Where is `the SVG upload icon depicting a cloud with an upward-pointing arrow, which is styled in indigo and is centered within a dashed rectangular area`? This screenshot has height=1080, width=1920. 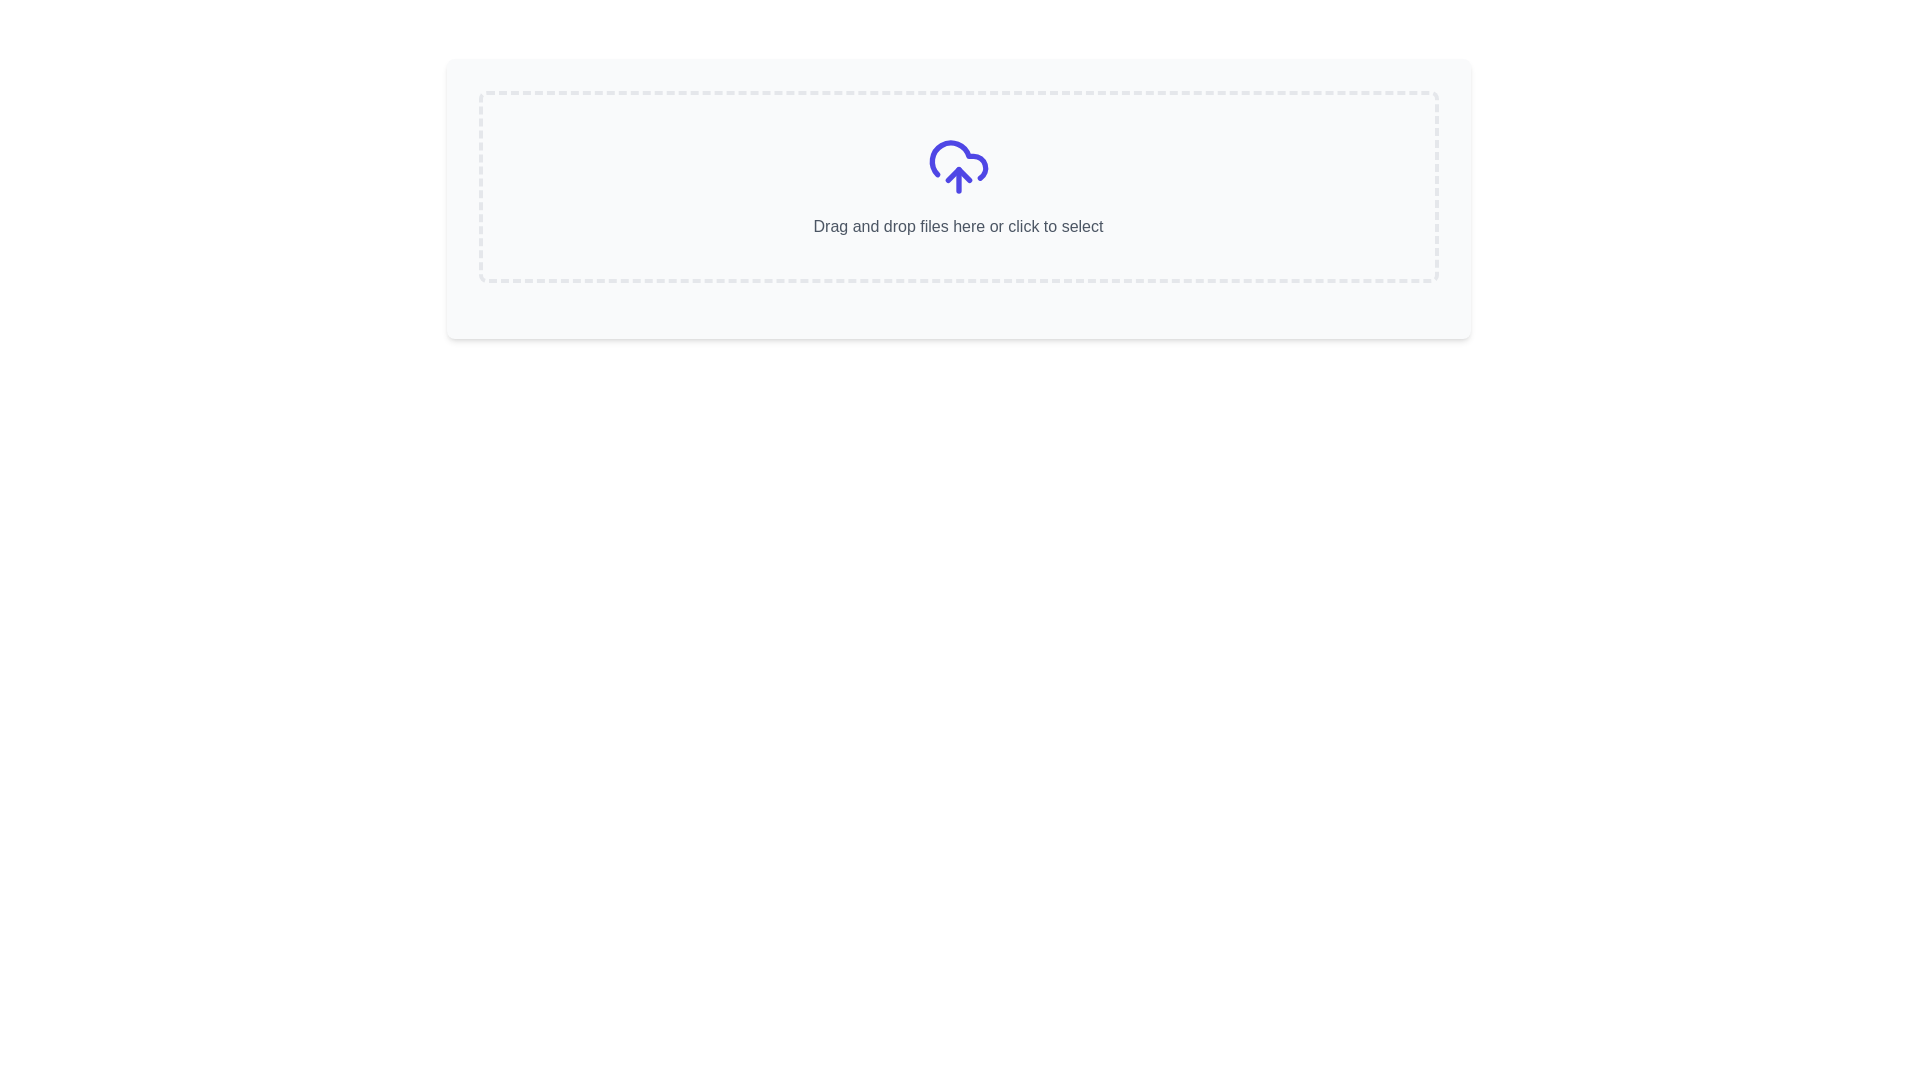
the SVG upload icon depicting a cloud with an upward-pointing arrow, which is styled in indigo and is centered within a dashed rectangular area is located at coordinates (957, 165).